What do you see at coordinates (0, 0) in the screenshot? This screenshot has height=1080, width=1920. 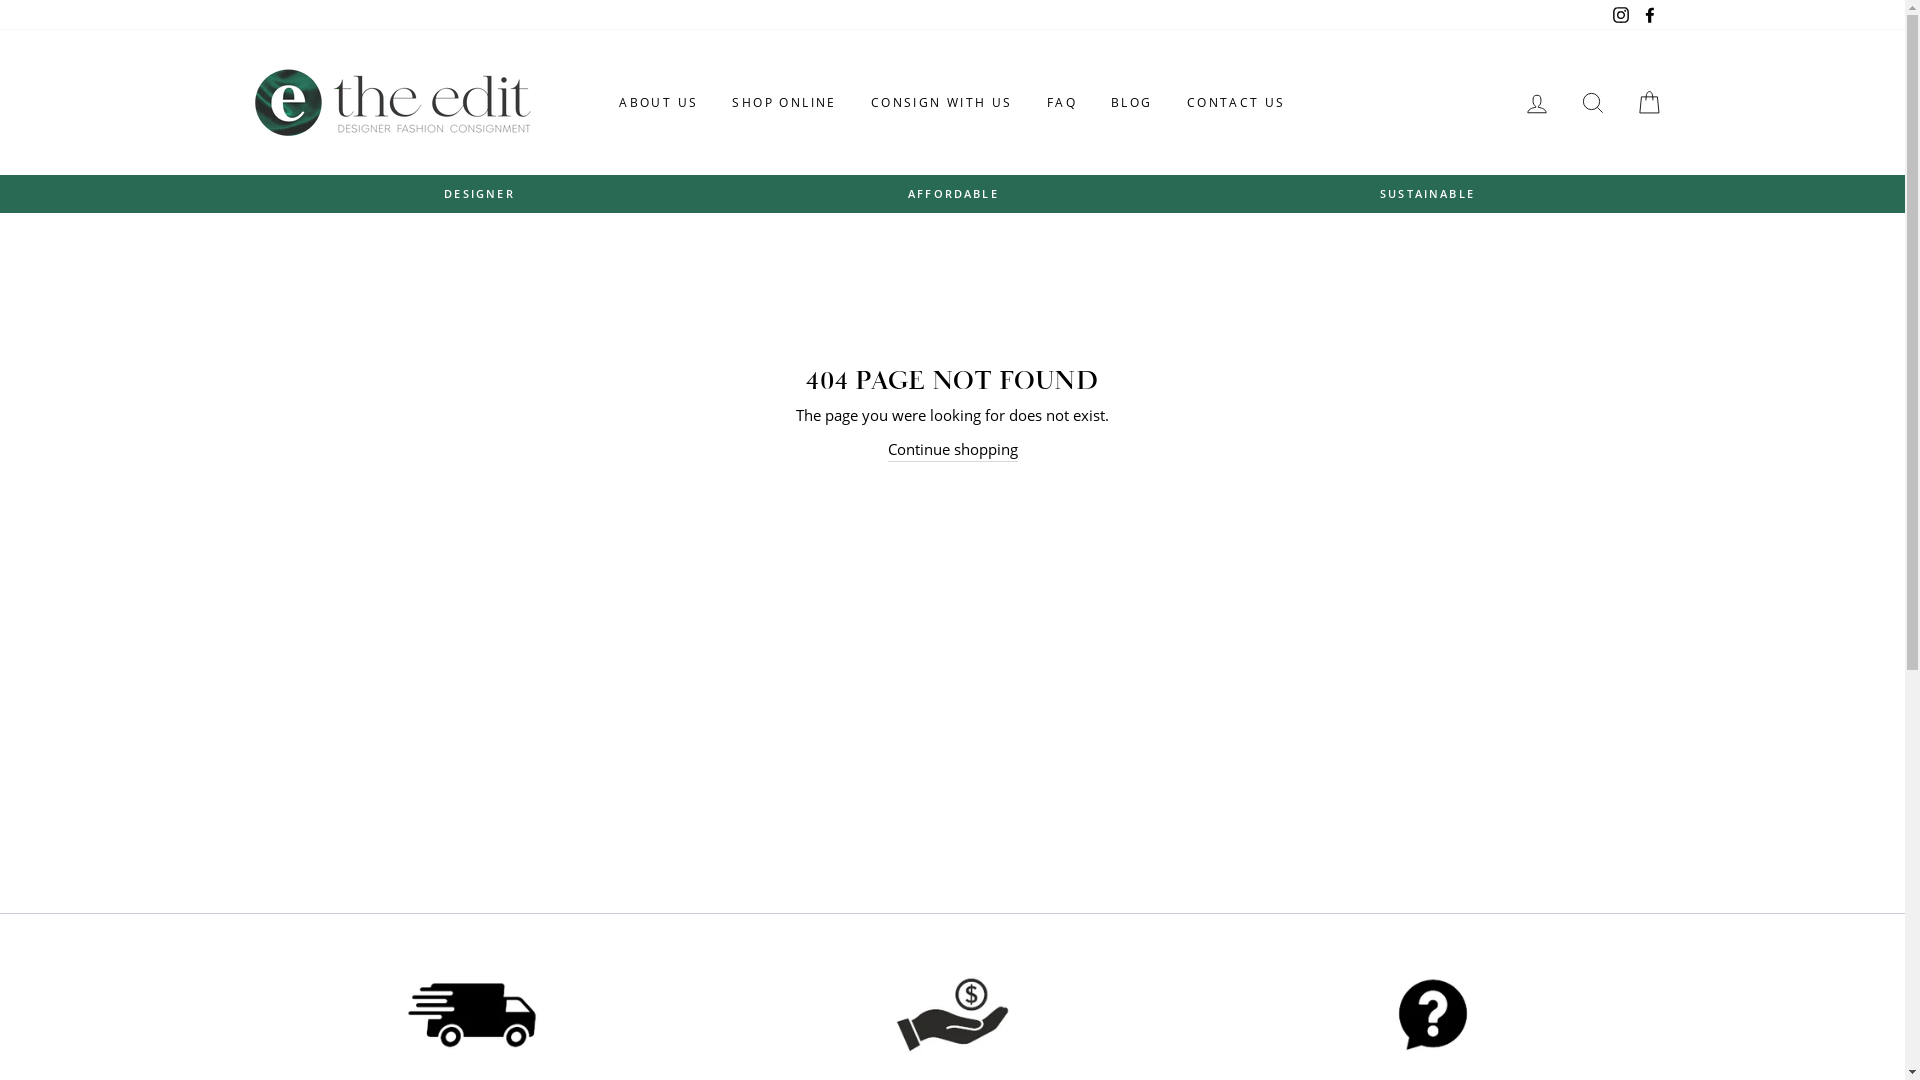 I see `'Skip to content'` at bounding box center [0, 0].